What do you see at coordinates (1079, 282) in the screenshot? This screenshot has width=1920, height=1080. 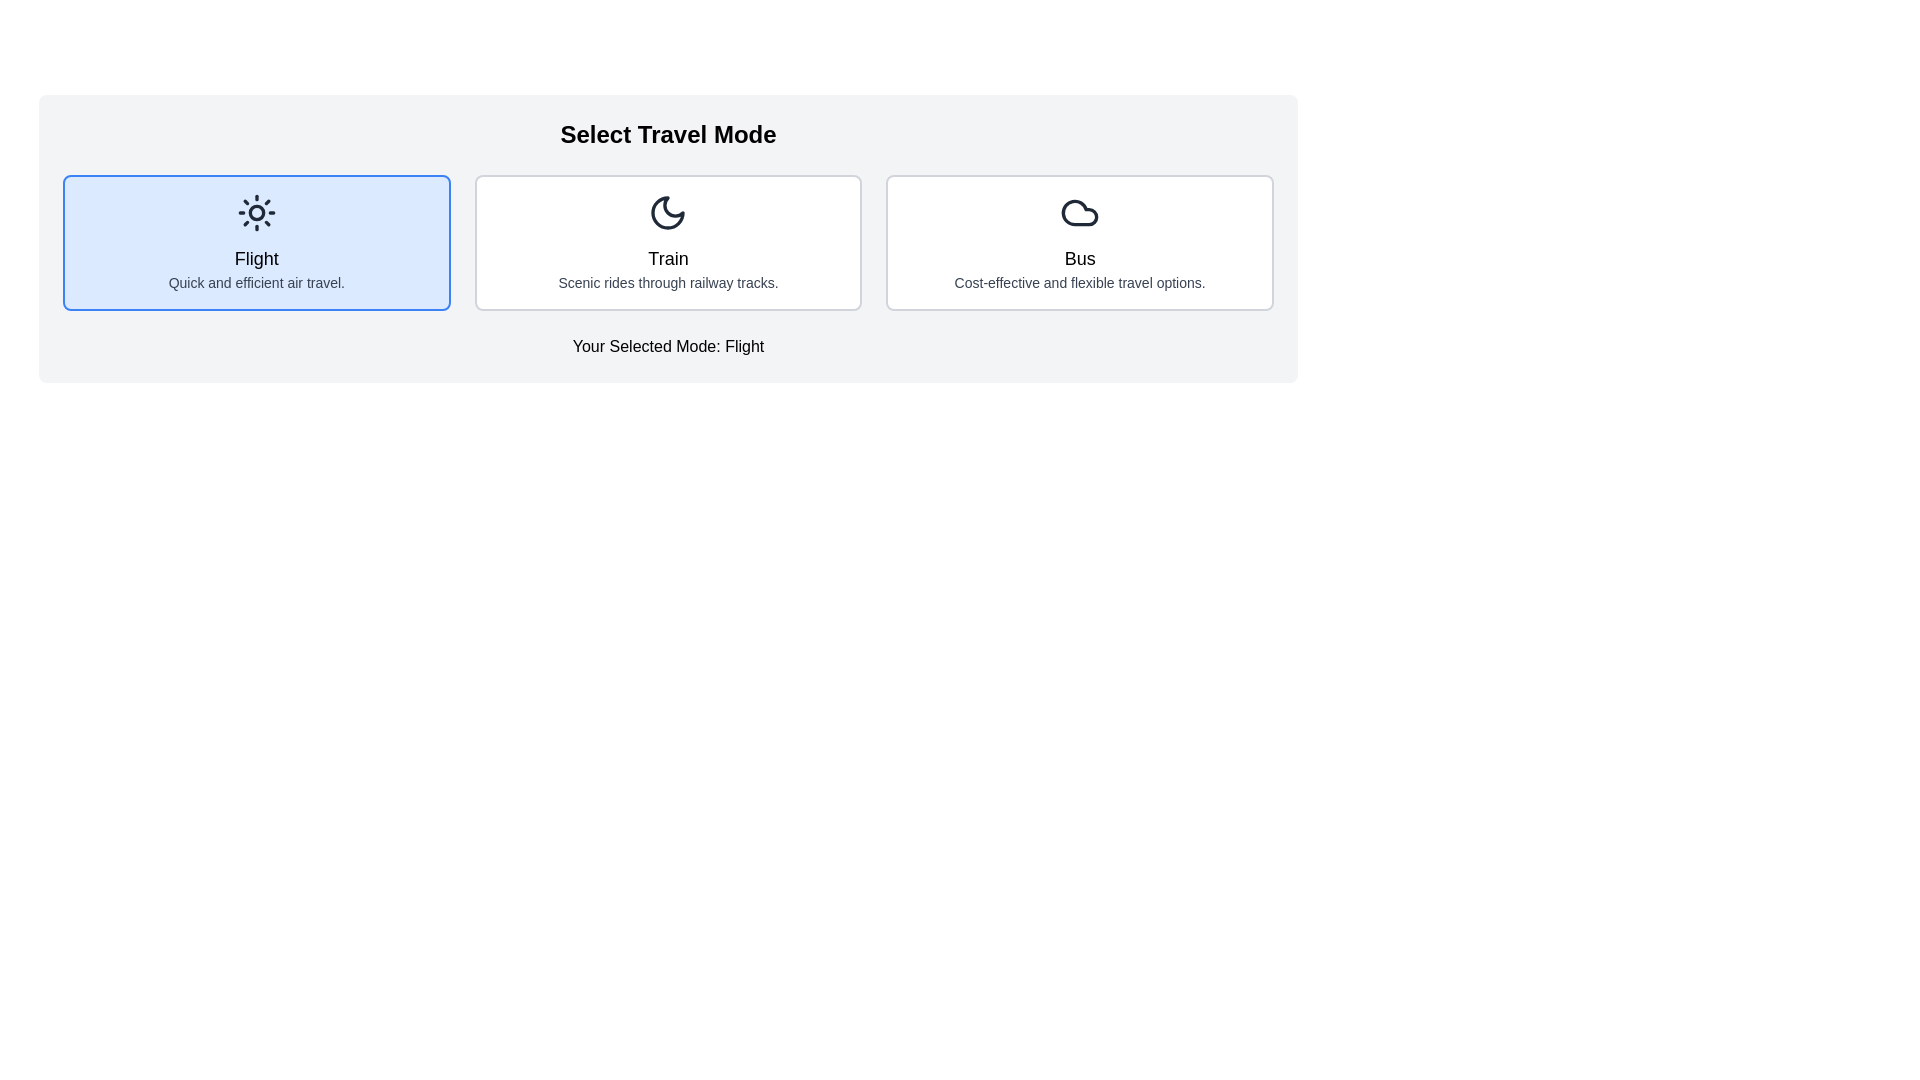 I see `text content of the descriptive label that says 'Cost-effective and flexible travel options.' positioned below the 'Bus' label in the rightmost card of the travel mode options` at bounding box center [1079, 282].